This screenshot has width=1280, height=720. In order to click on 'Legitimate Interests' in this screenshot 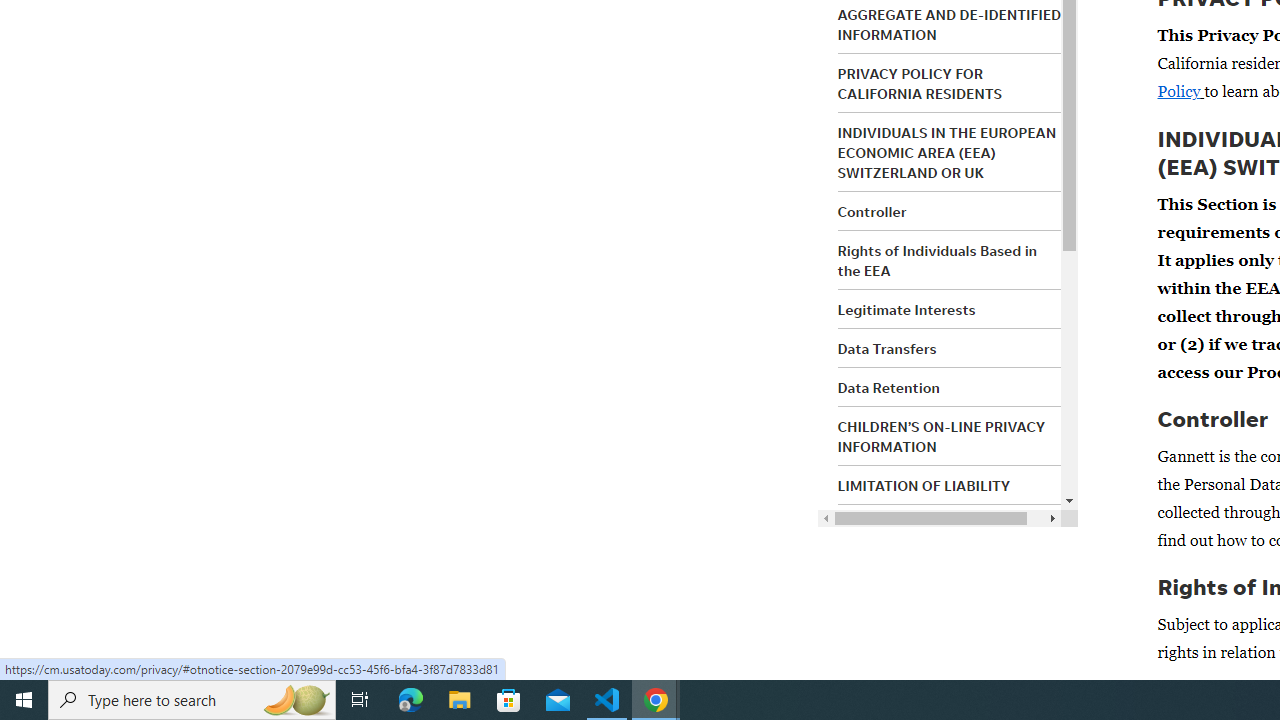, I will do `click(905, 309)`.